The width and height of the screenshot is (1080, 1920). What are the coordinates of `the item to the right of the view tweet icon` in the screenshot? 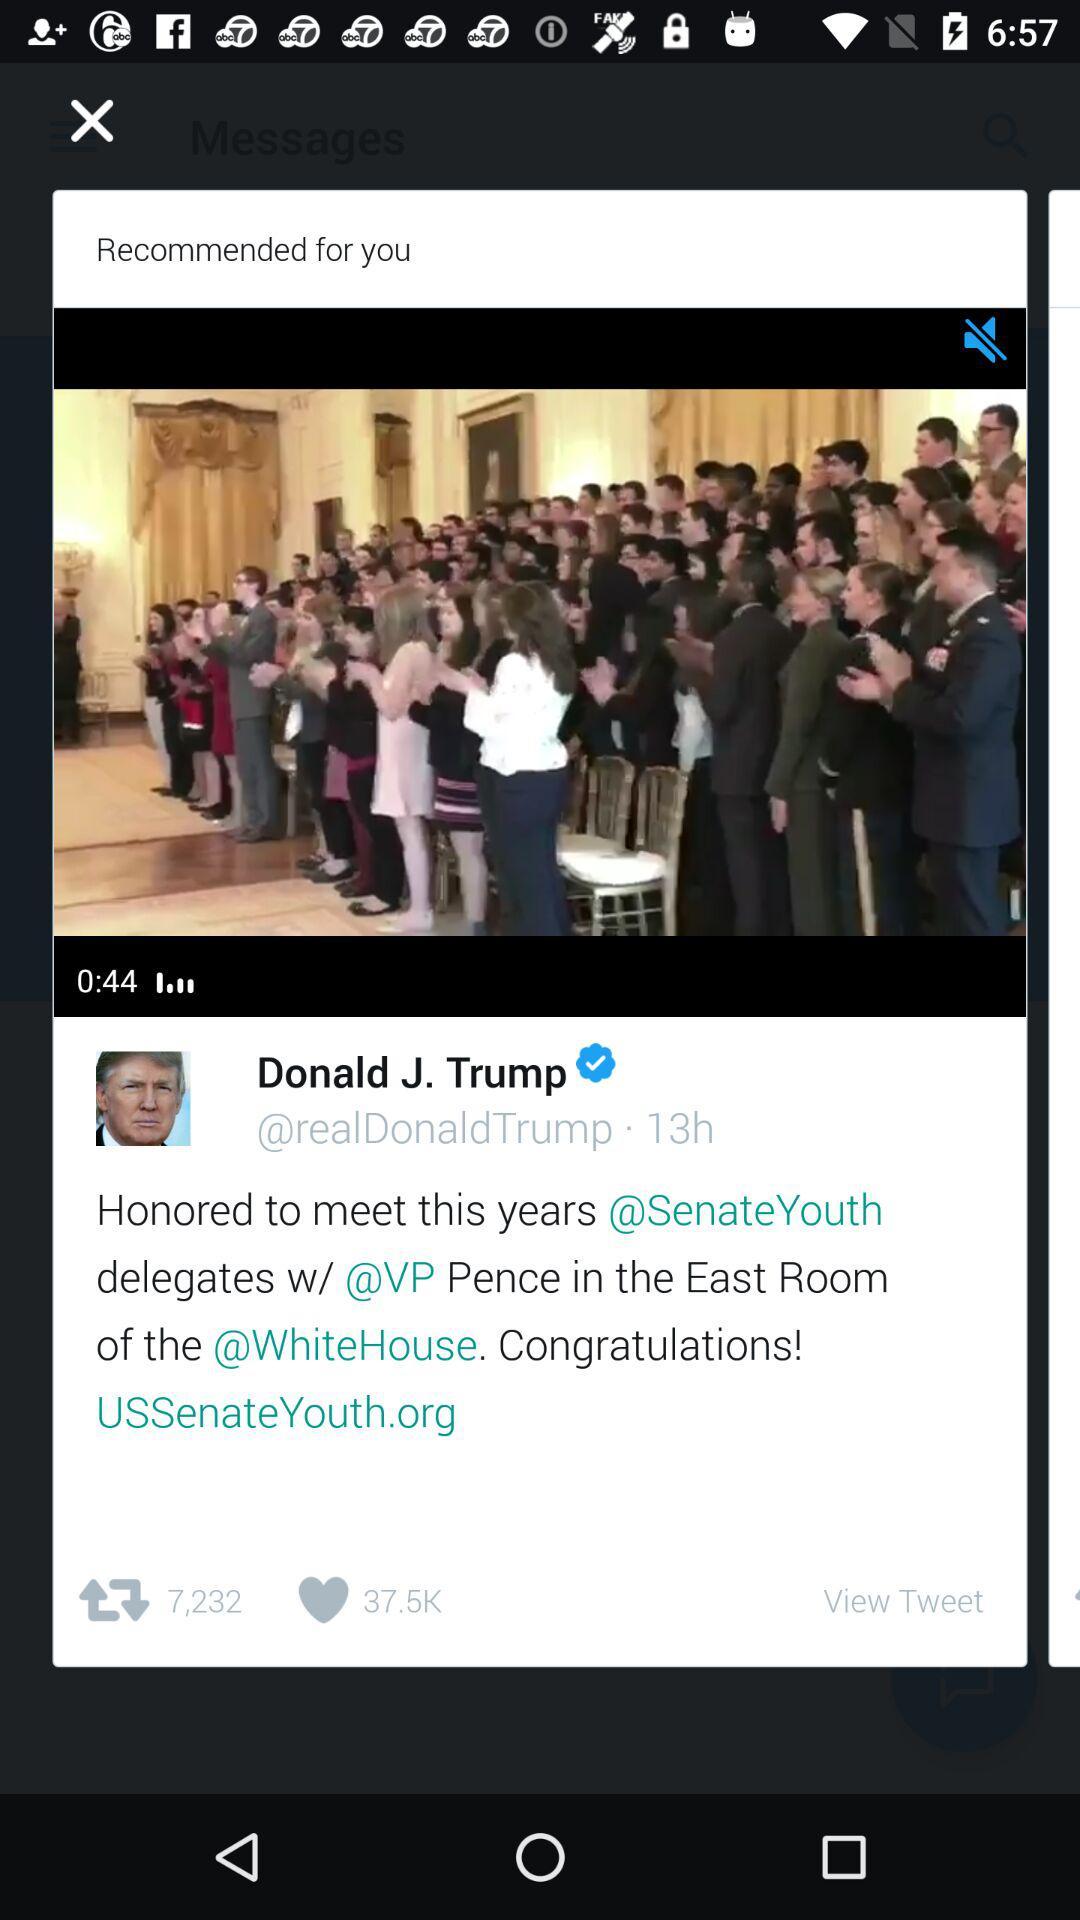 It's located at (1063, 1600).